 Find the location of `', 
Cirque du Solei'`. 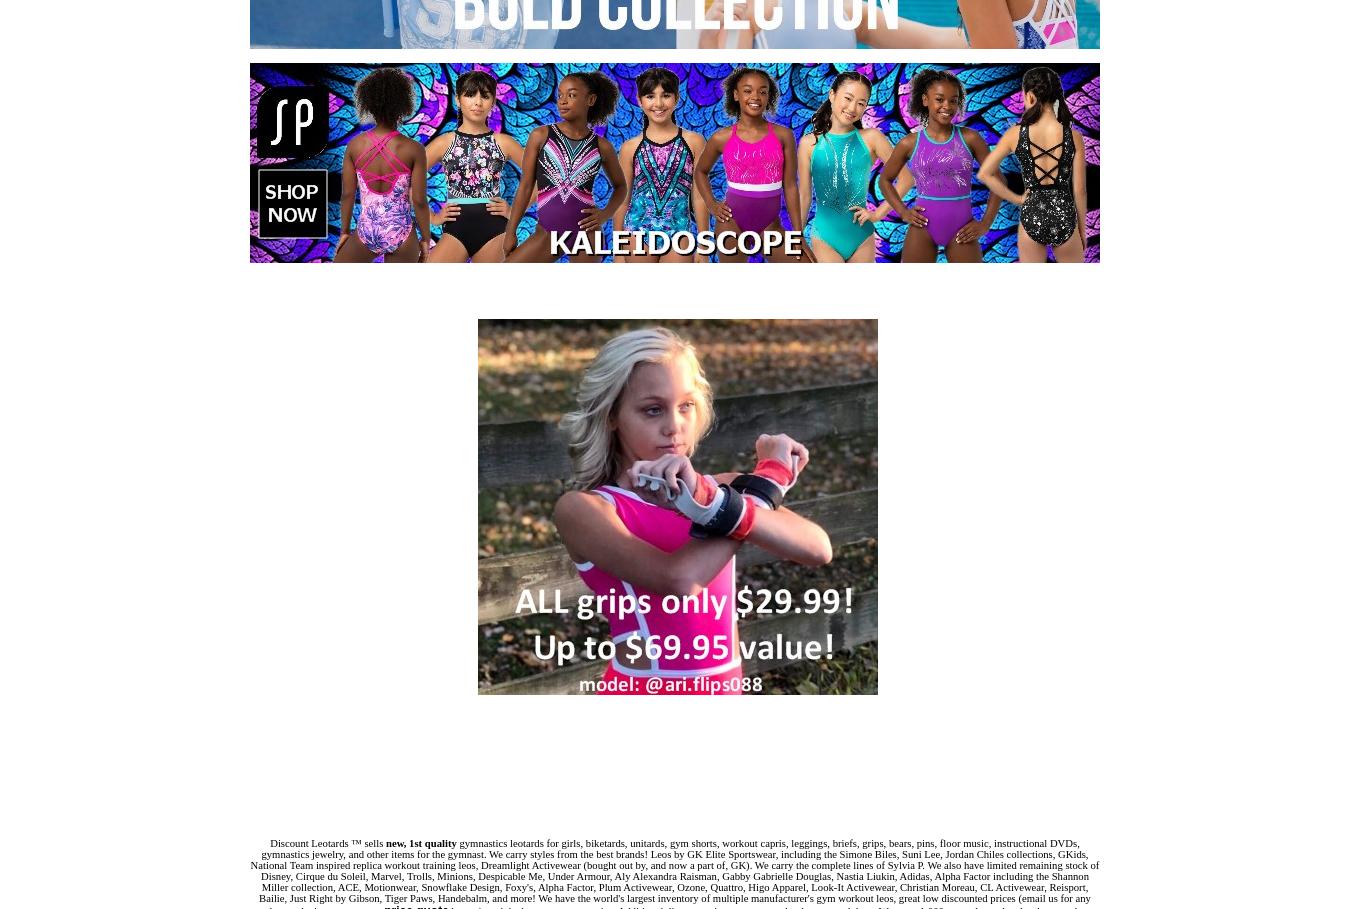

', 
Cirque du Solei' is located at coordinates (326, 876).